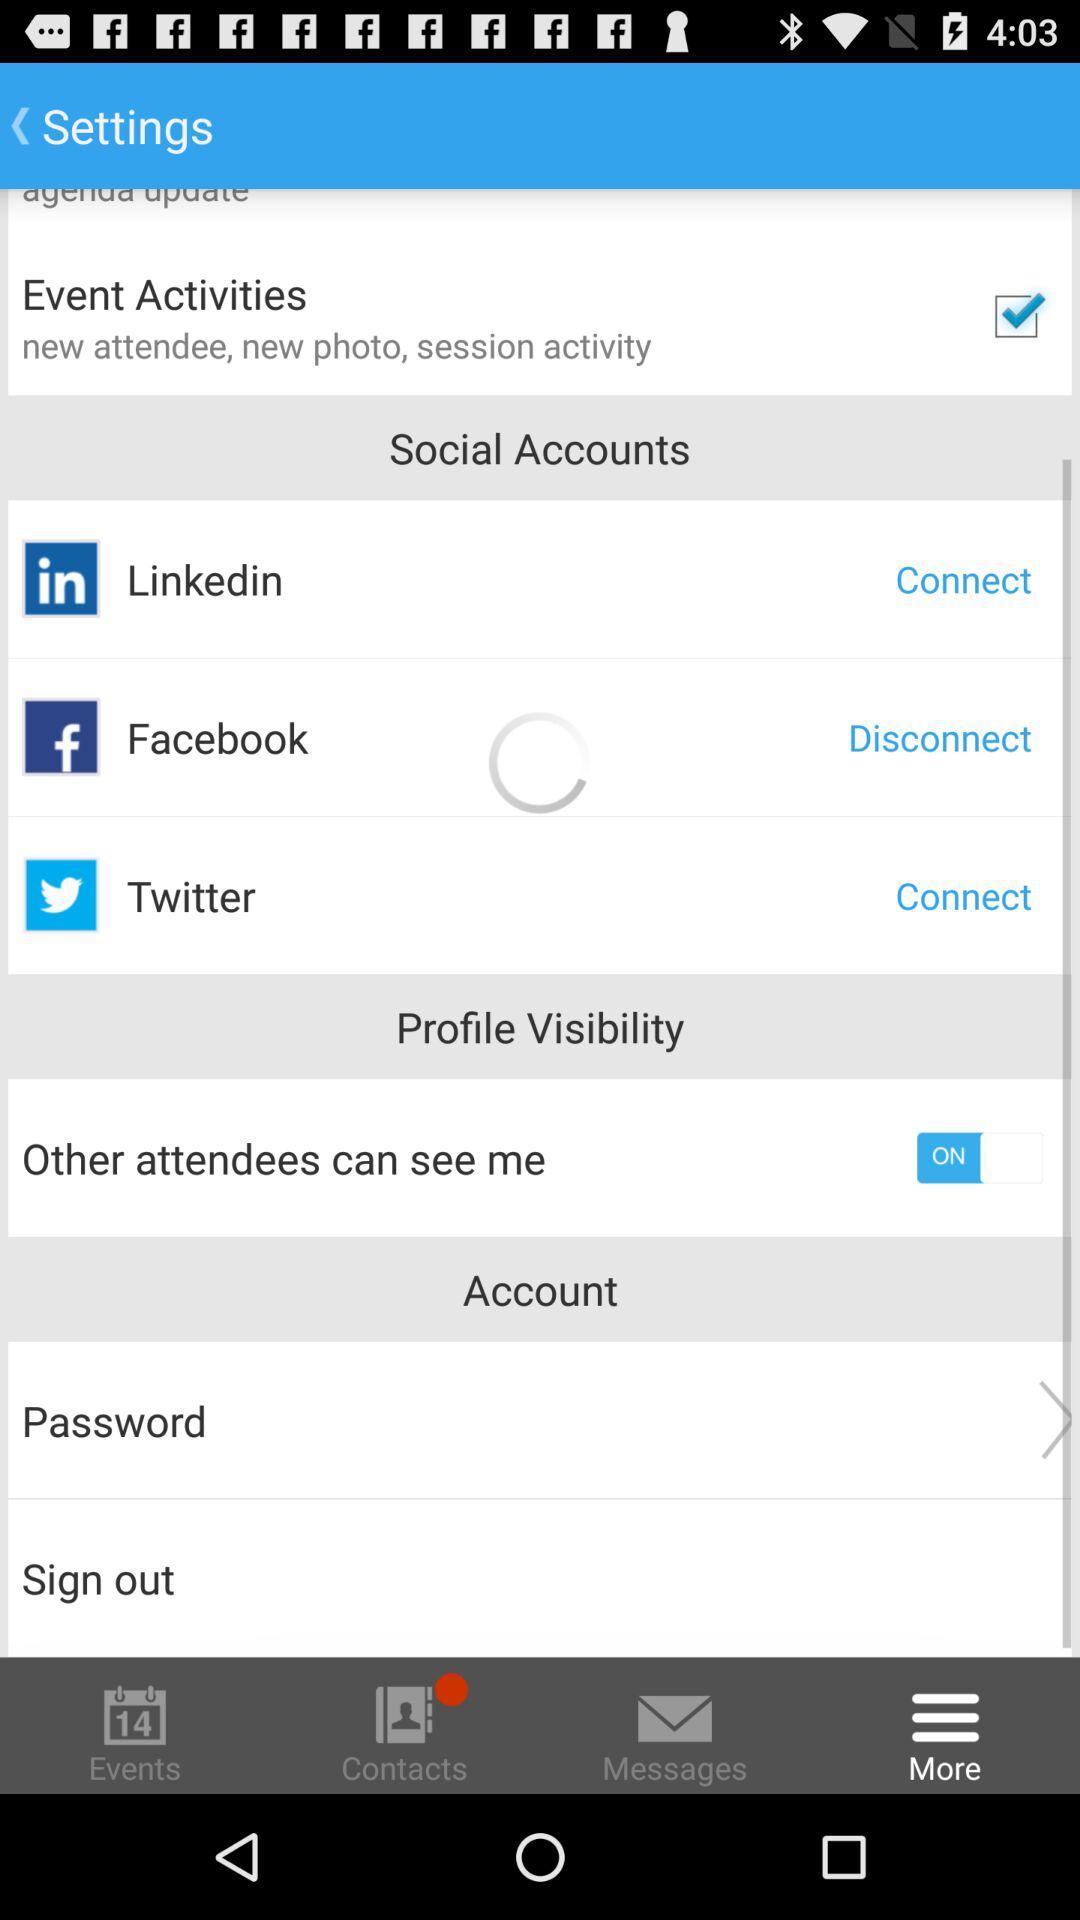 The image size is (1080, 1920). Describe the element at coordinates (940, 736) in the screenshot. I see `the item below the connect icon` at that location.